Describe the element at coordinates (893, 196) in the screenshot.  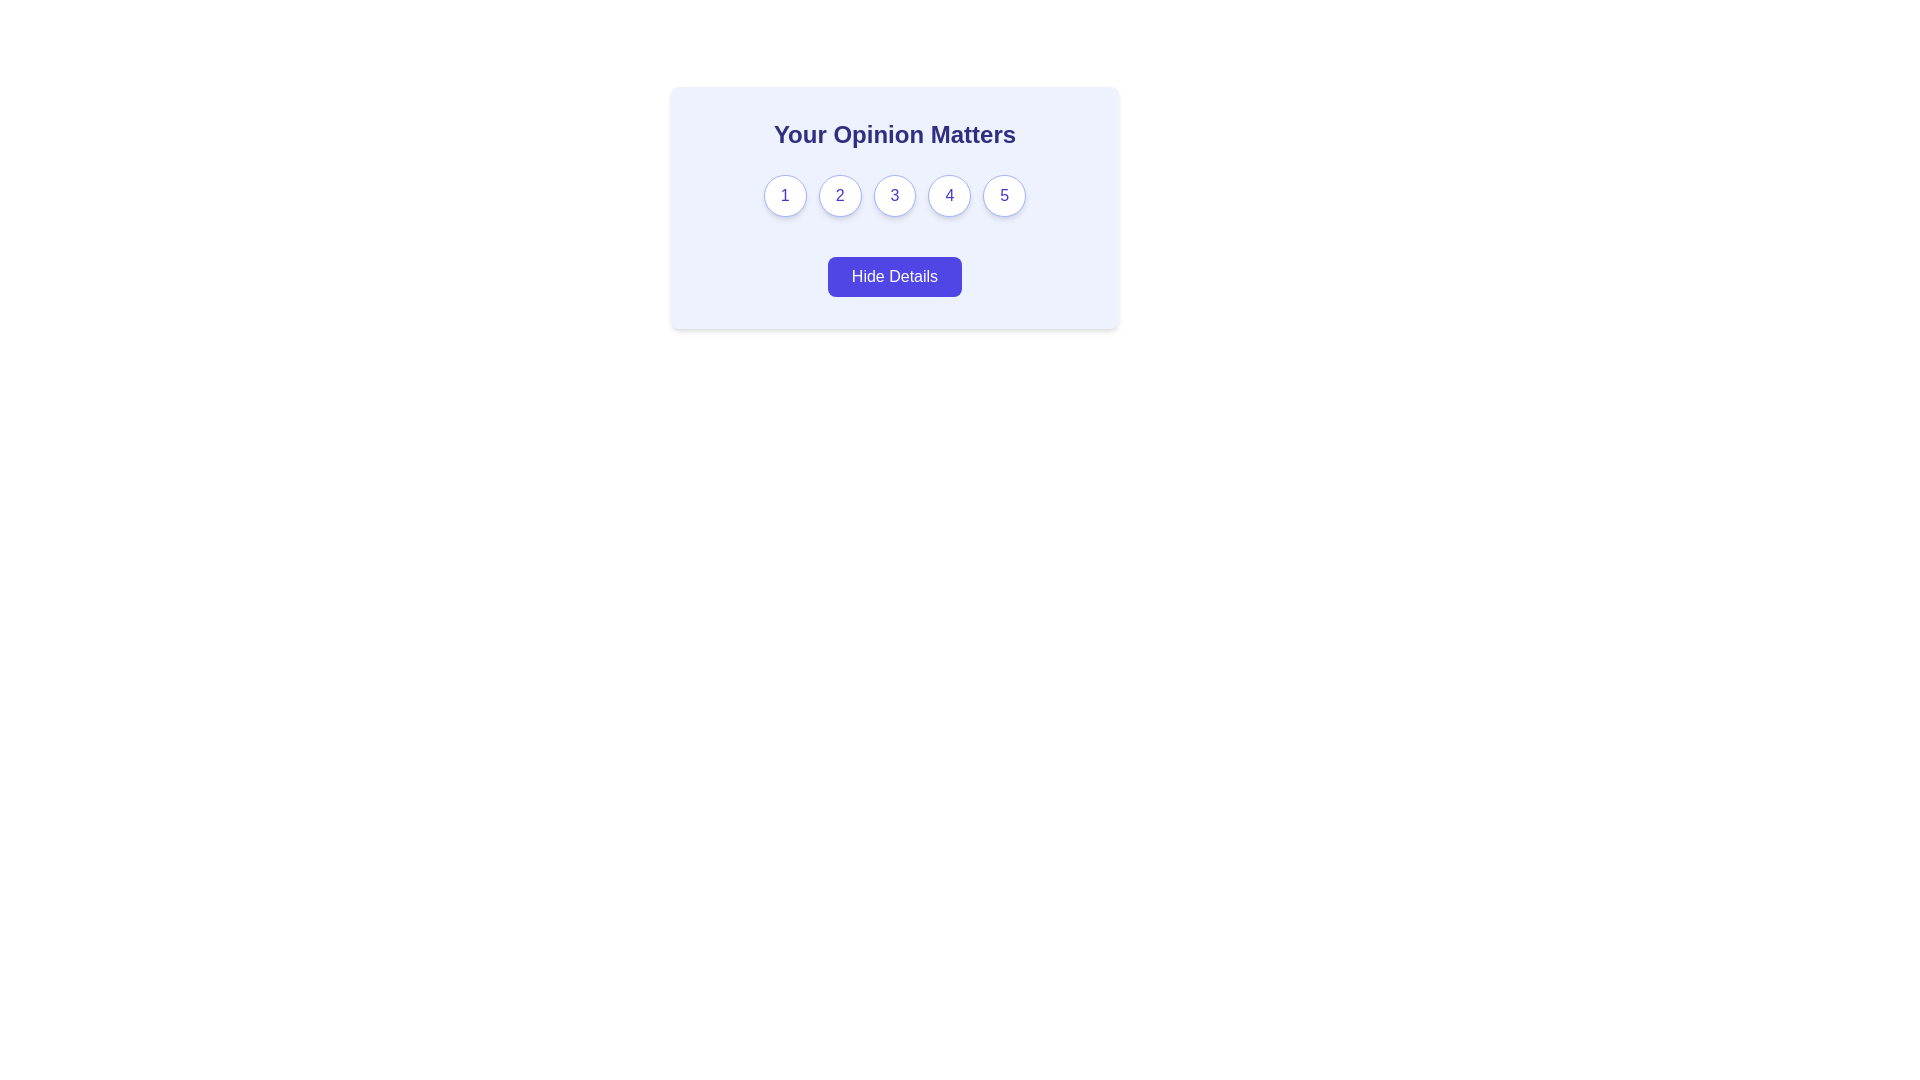
I see `the third button in the horizontally-aligned group of five numbered buttons` at that location.